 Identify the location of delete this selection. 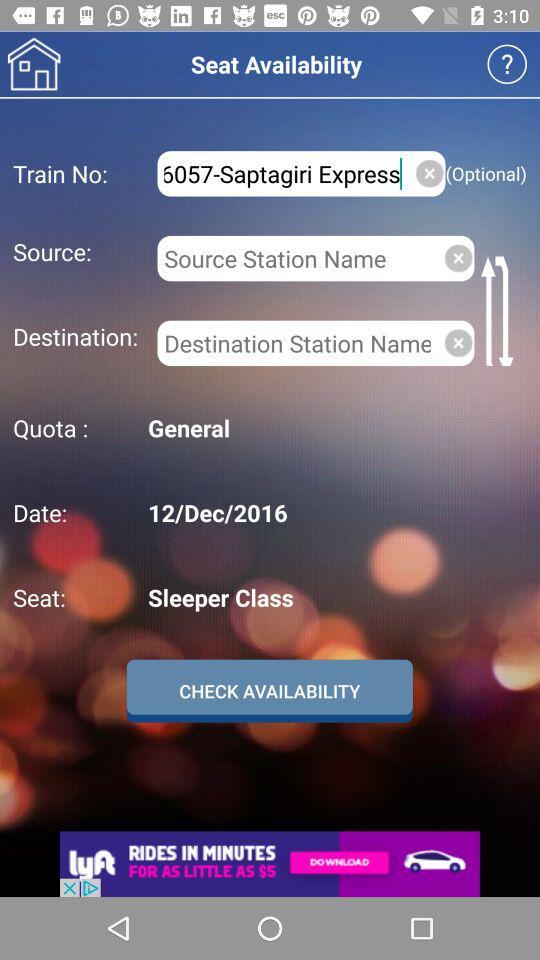
(458, 343).